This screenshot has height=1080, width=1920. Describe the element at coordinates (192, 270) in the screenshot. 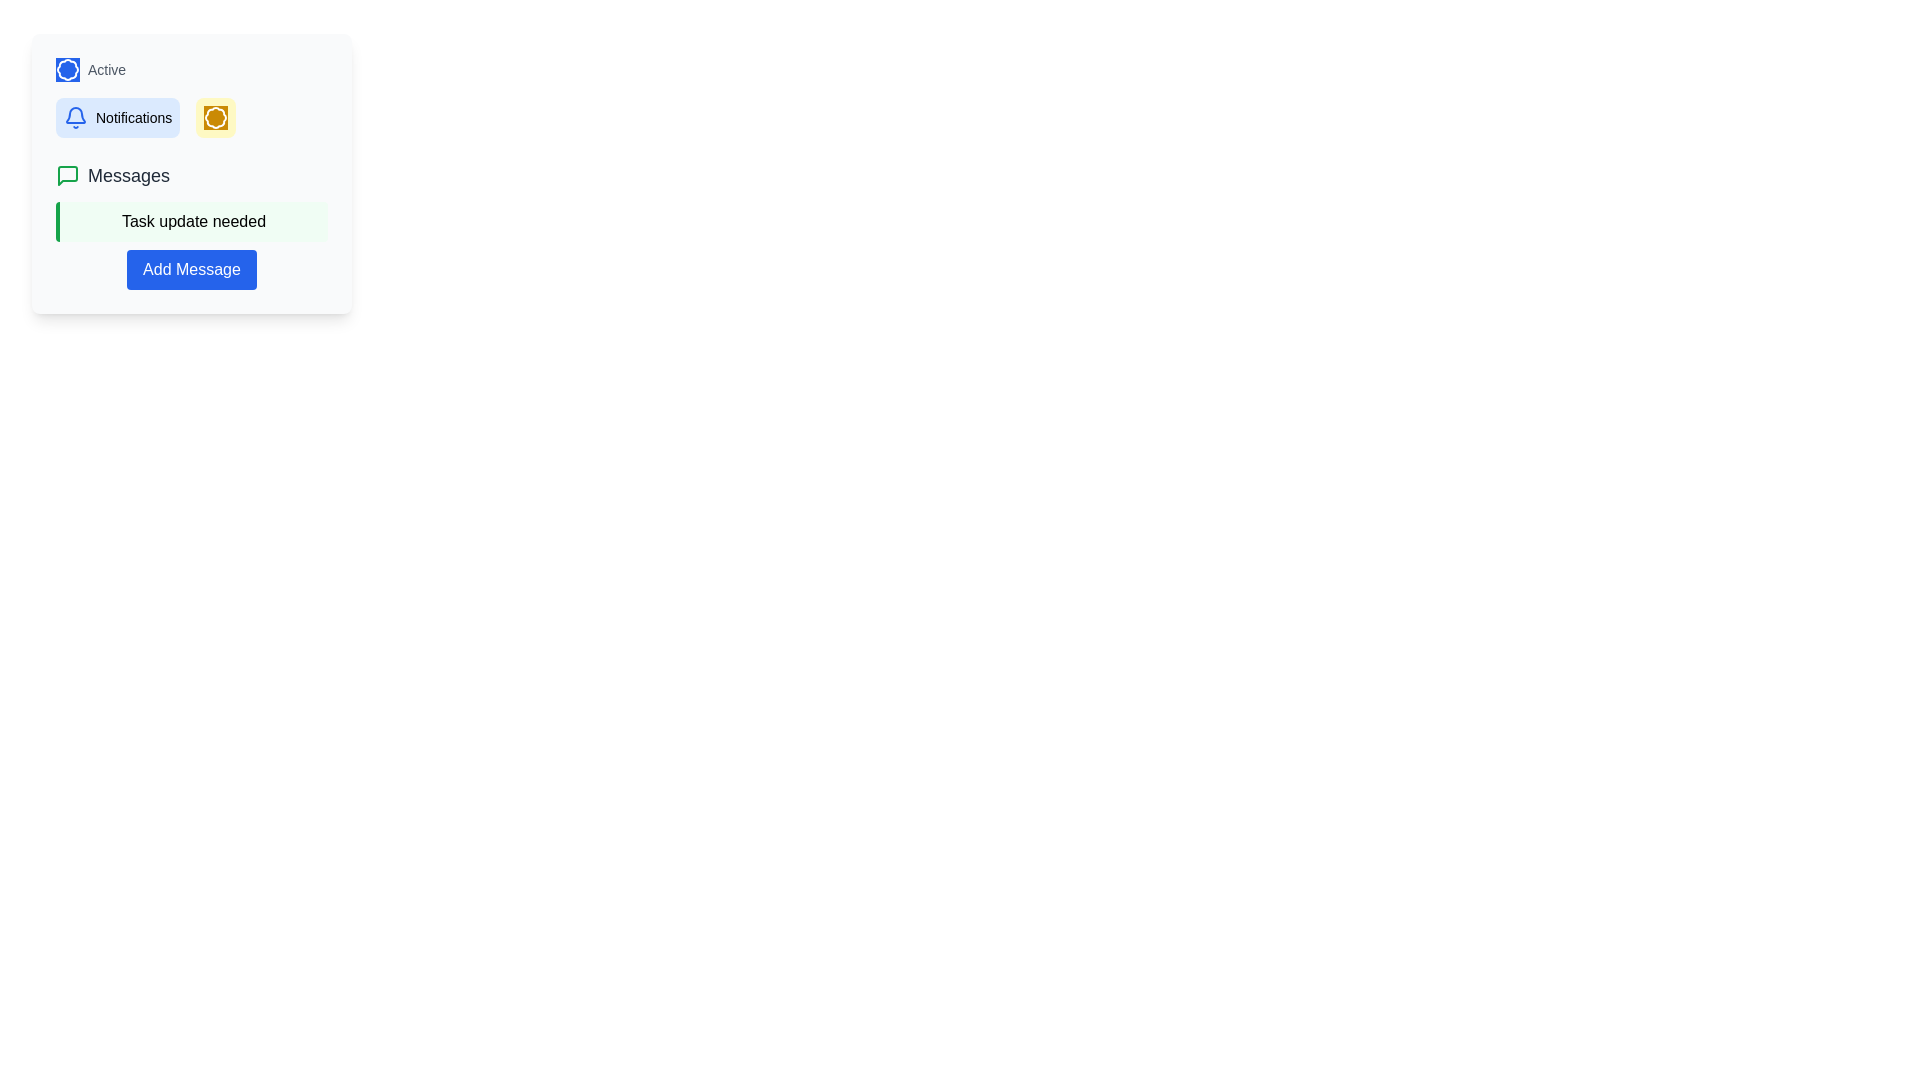

I see `the blue 'Add Message' button with white text that is located below the 'Task update needed' text in the Messages section to initiate the 'Add Message' function` at that location.